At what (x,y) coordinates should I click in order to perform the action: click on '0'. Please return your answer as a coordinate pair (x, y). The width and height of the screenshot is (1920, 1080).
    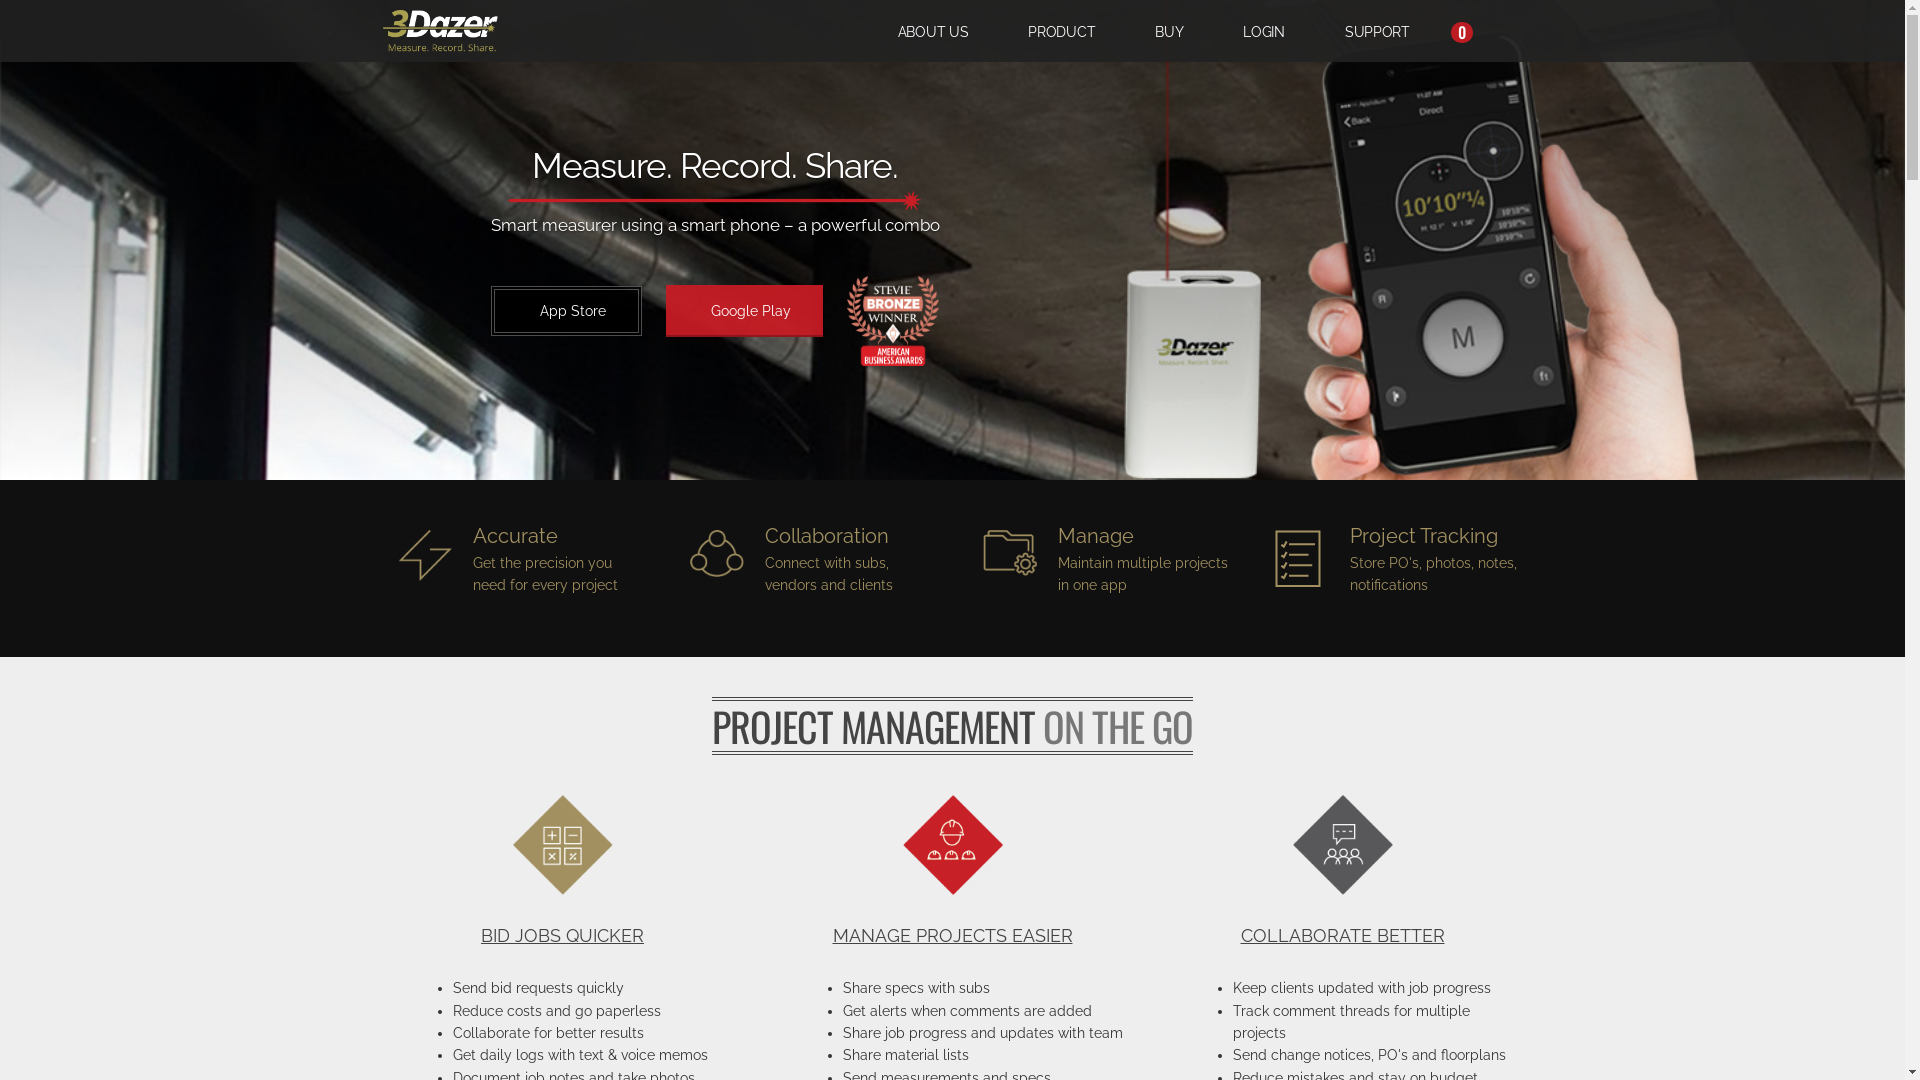
    Looking at the image, I should click on (1456, 30).